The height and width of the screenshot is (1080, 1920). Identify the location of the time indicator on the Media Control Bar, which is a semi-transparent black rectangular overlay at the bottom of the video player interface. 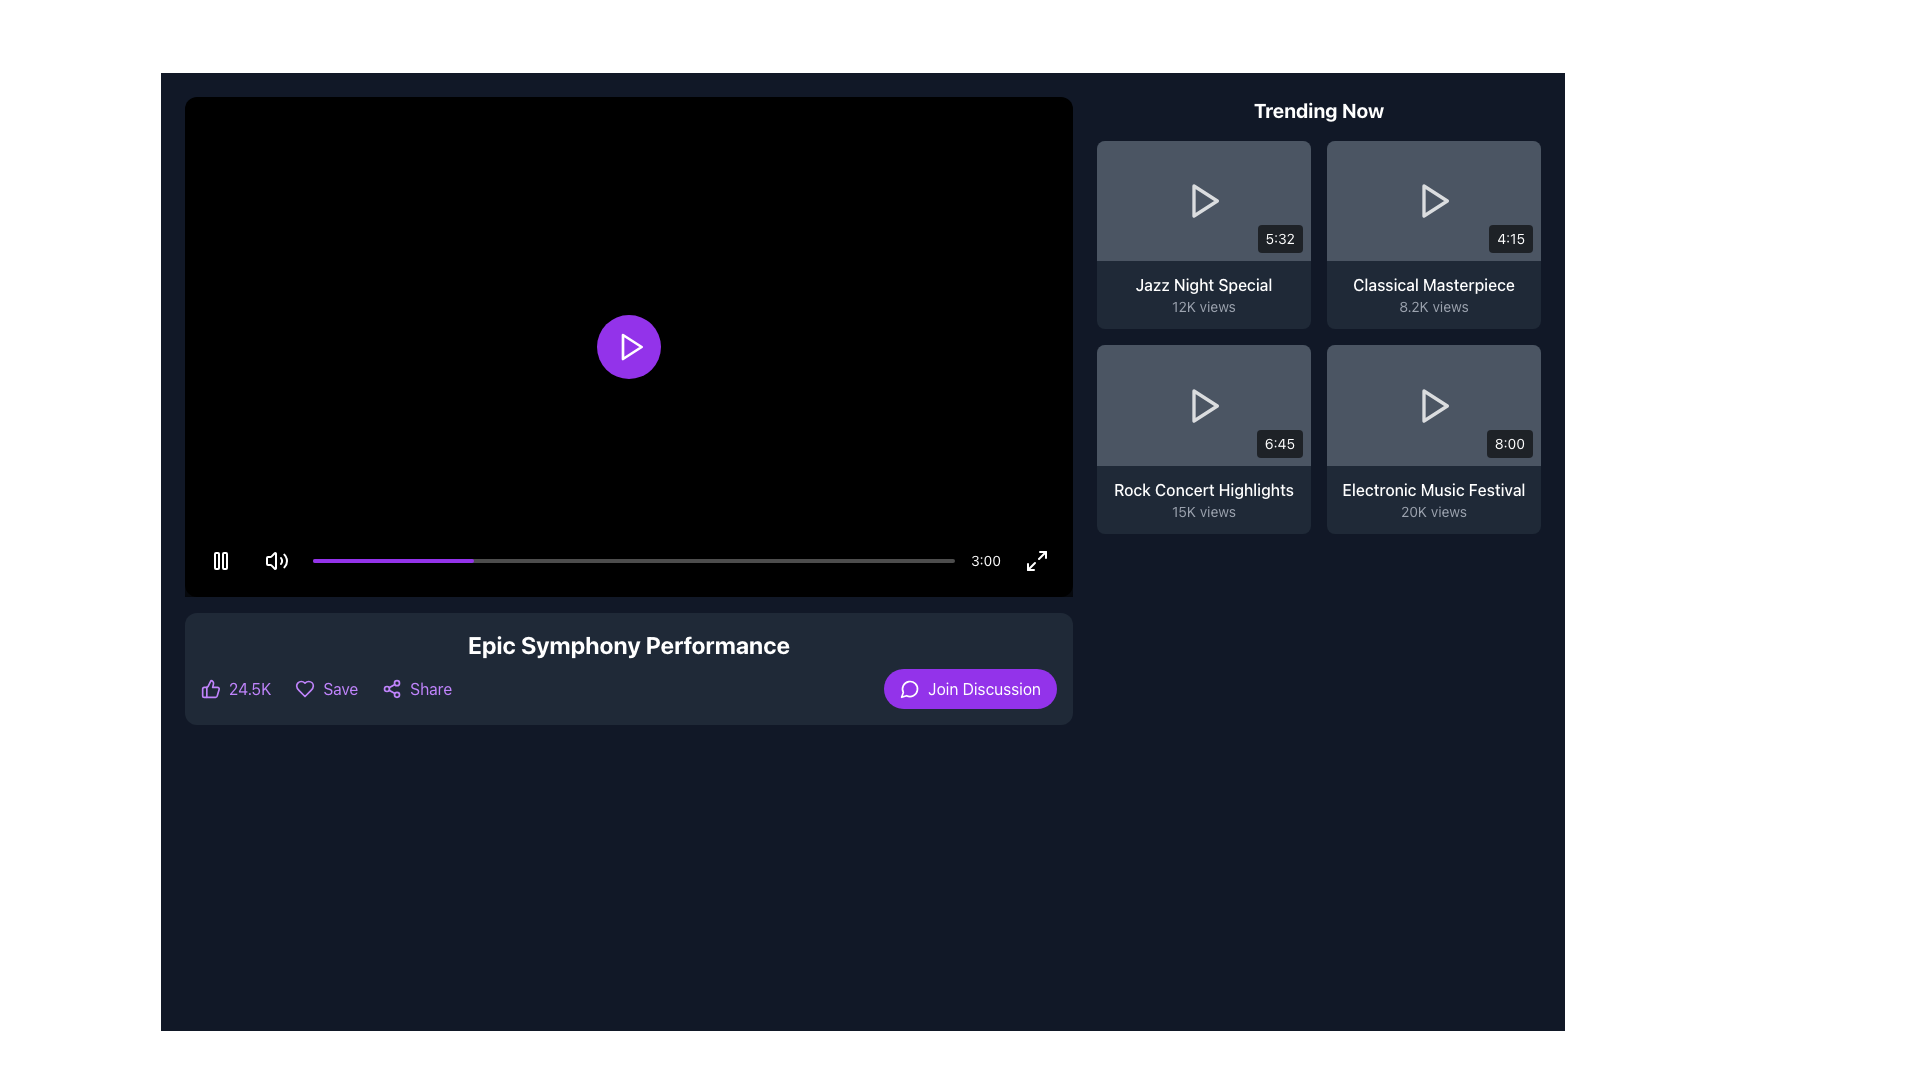
(627, 560).